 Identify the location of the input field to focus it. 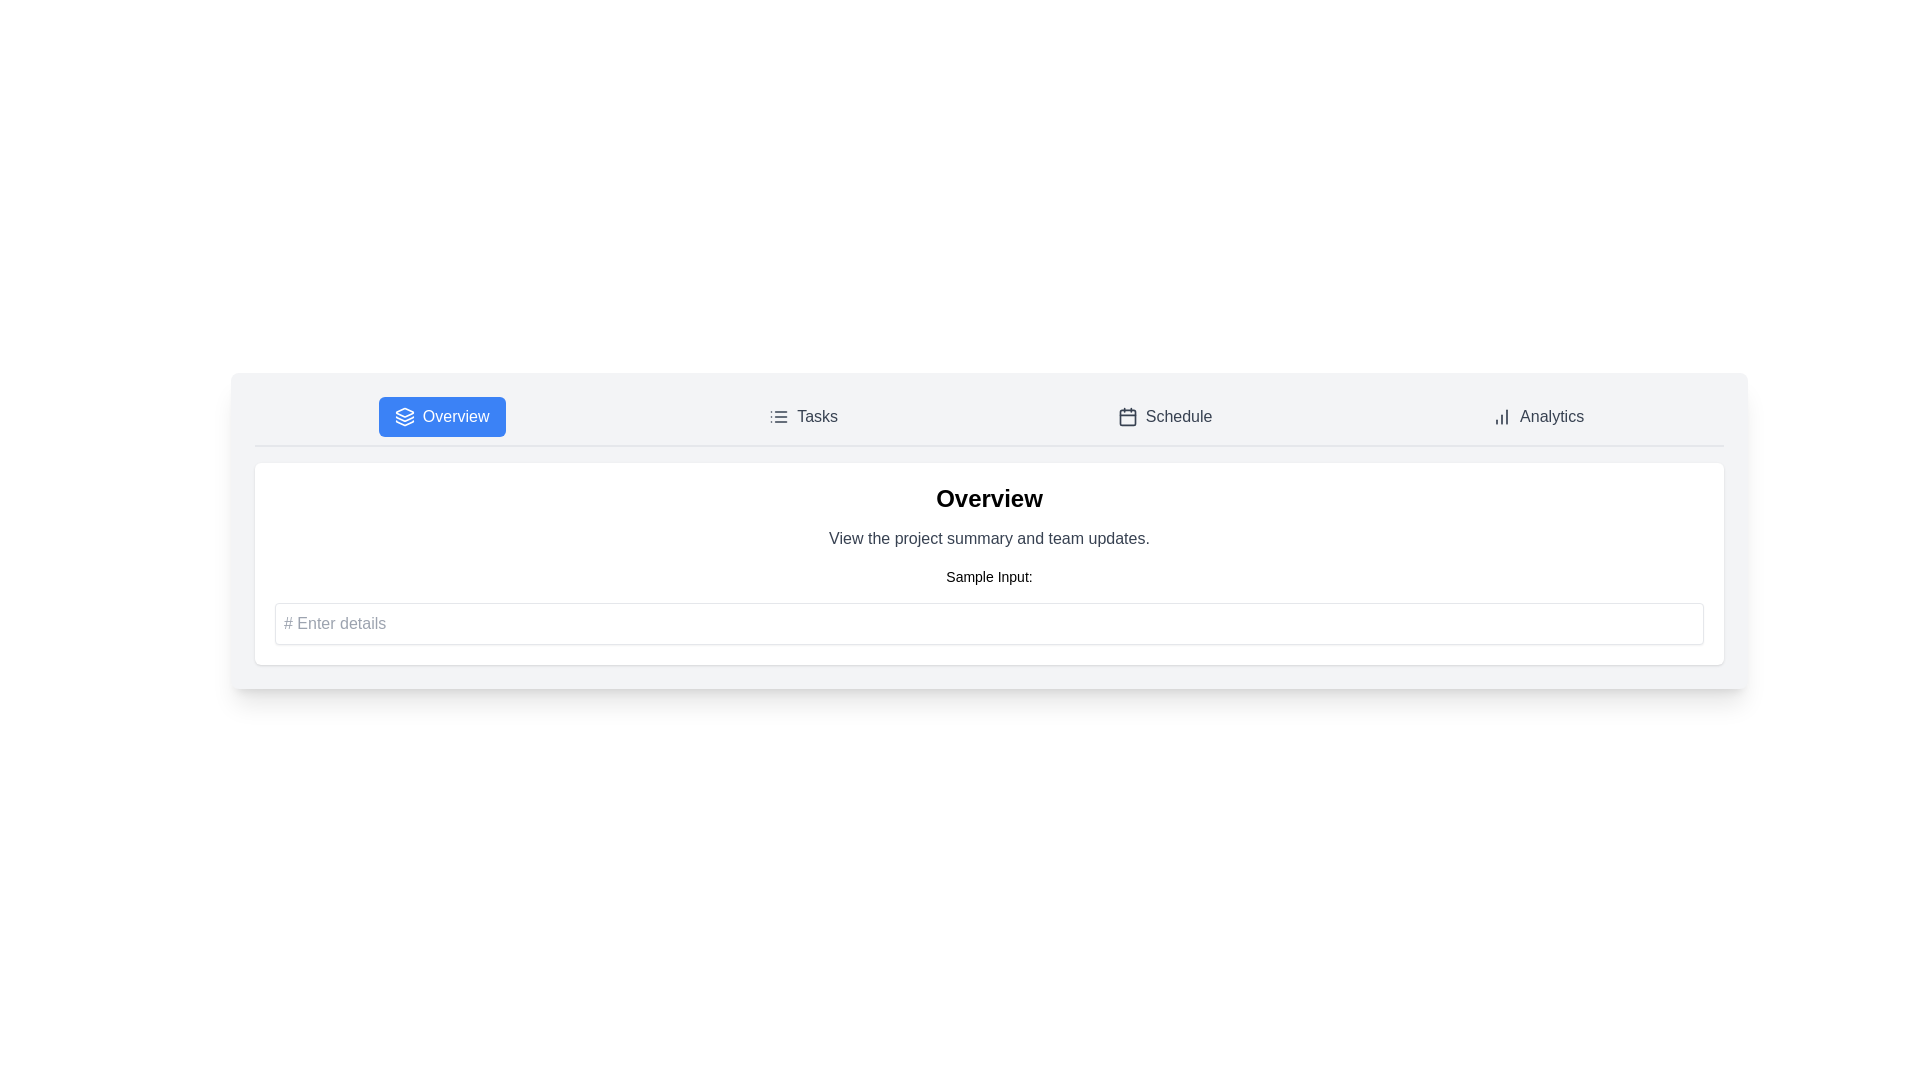
(989, 623).